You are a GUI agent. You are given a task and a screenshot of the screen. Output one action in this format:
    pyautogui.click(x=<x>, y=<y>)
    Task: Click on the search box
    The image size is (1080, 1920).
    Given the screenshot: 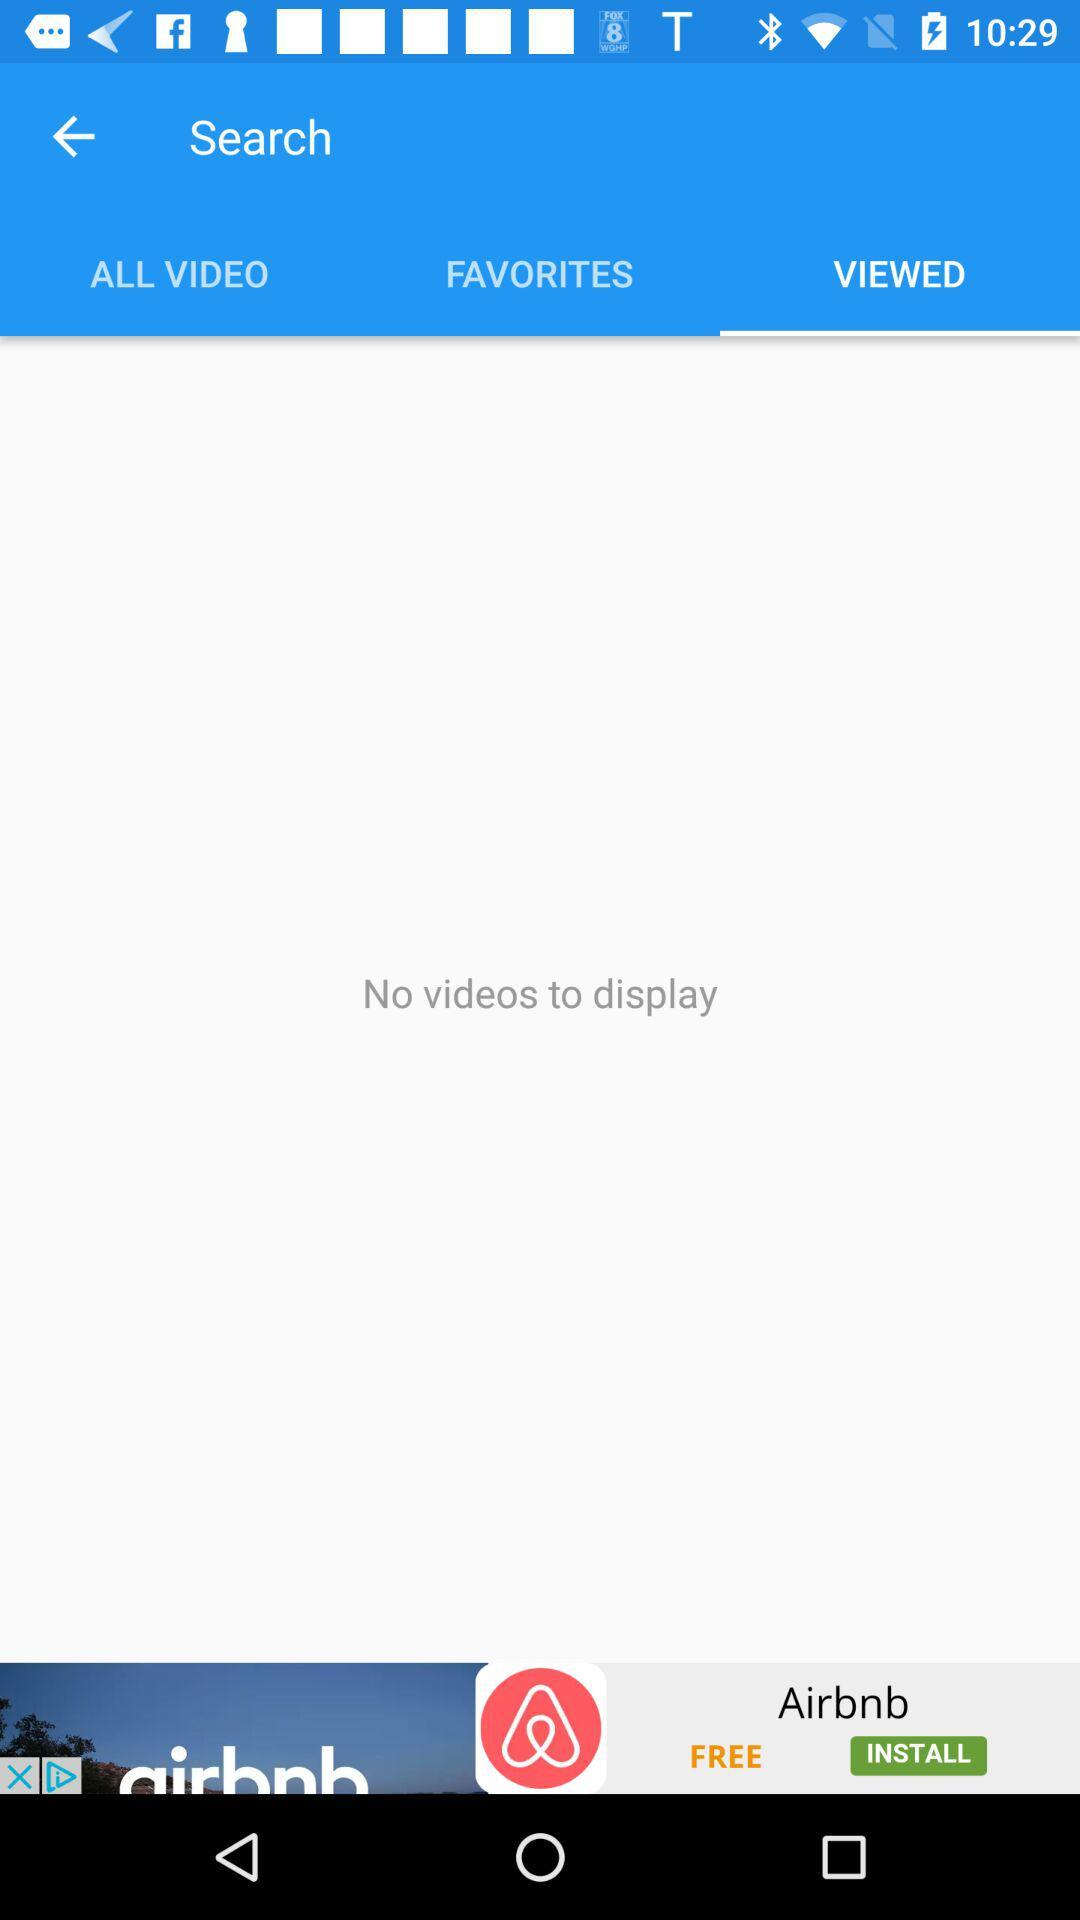 What is the action you would take?
    pyautogui.click(x=567, y=135)
    